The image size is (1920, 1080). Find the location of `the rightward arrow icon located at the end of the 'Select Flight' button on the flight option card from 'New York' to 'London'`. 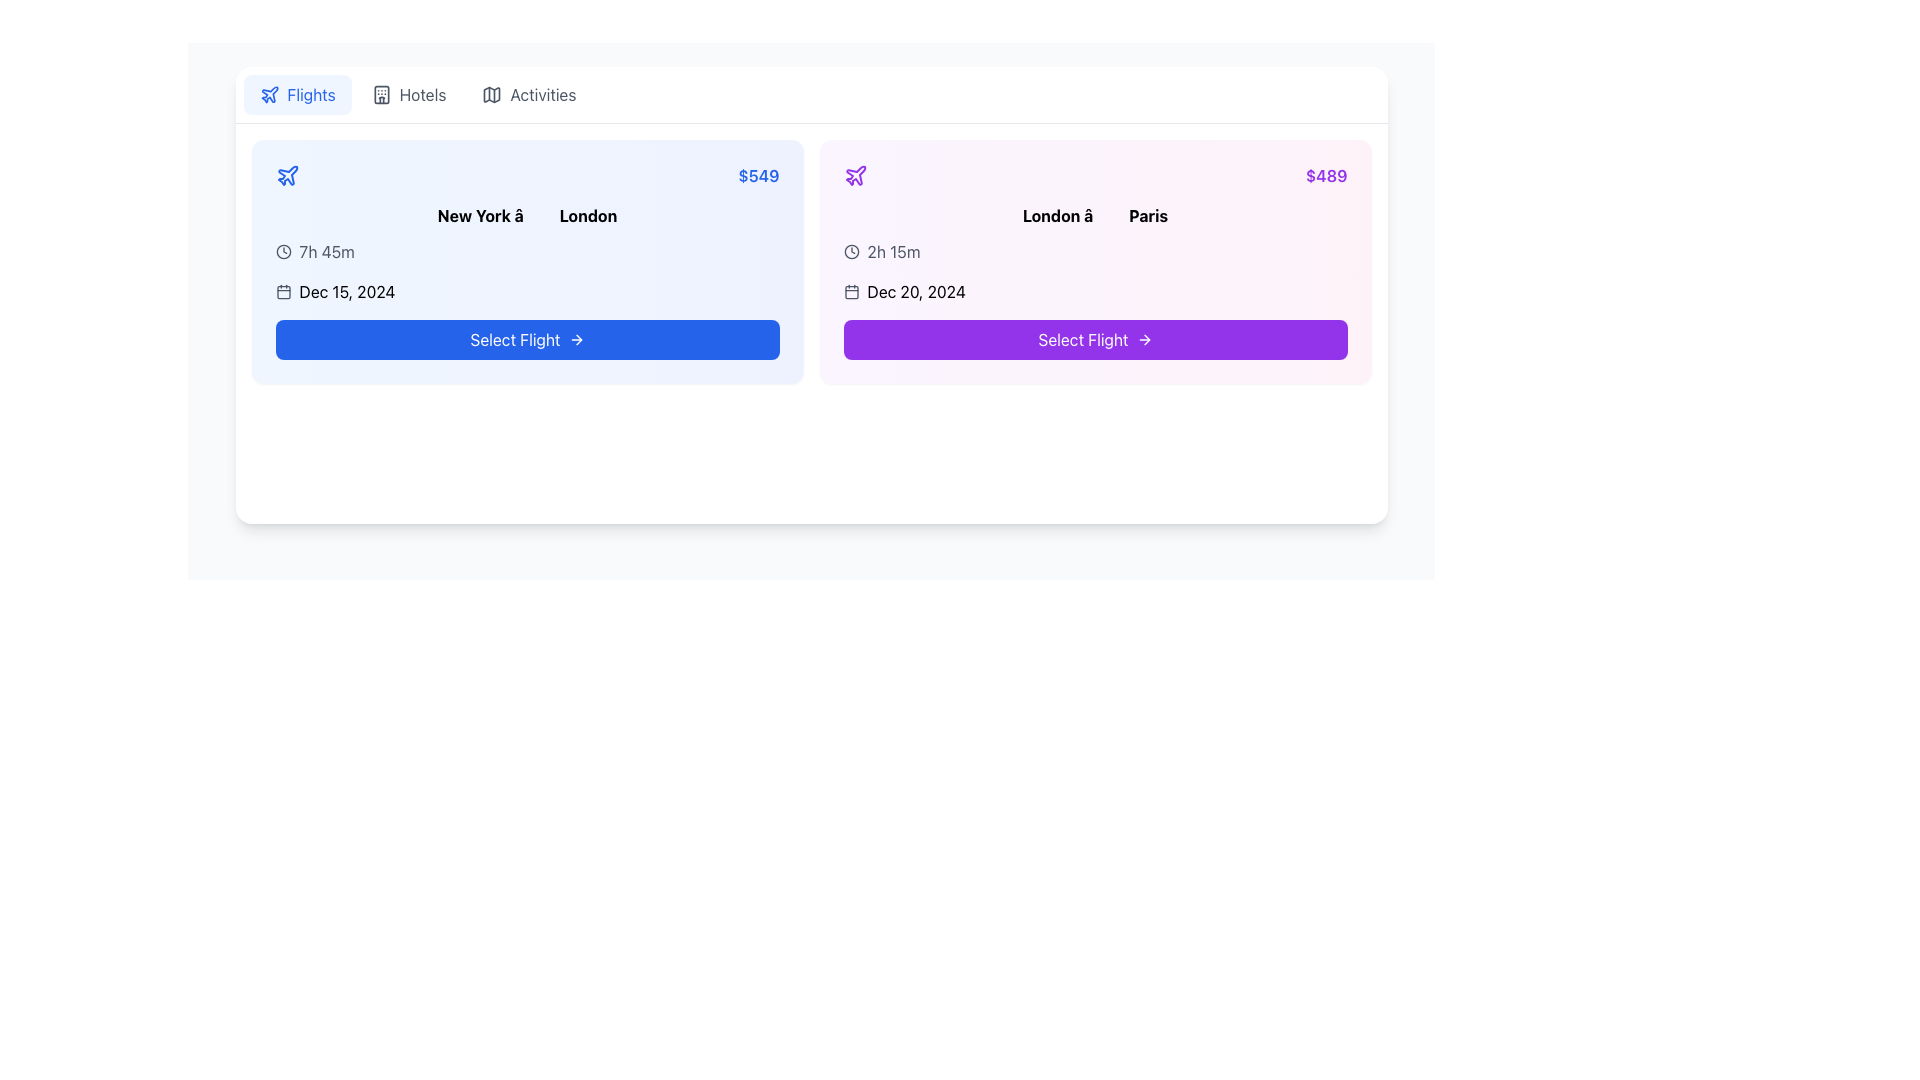

the rightward arrow icon located at the end of the 'Select Flight' button on the flight option card from 'New York' to 'London' is located at coordinates (577, 338).